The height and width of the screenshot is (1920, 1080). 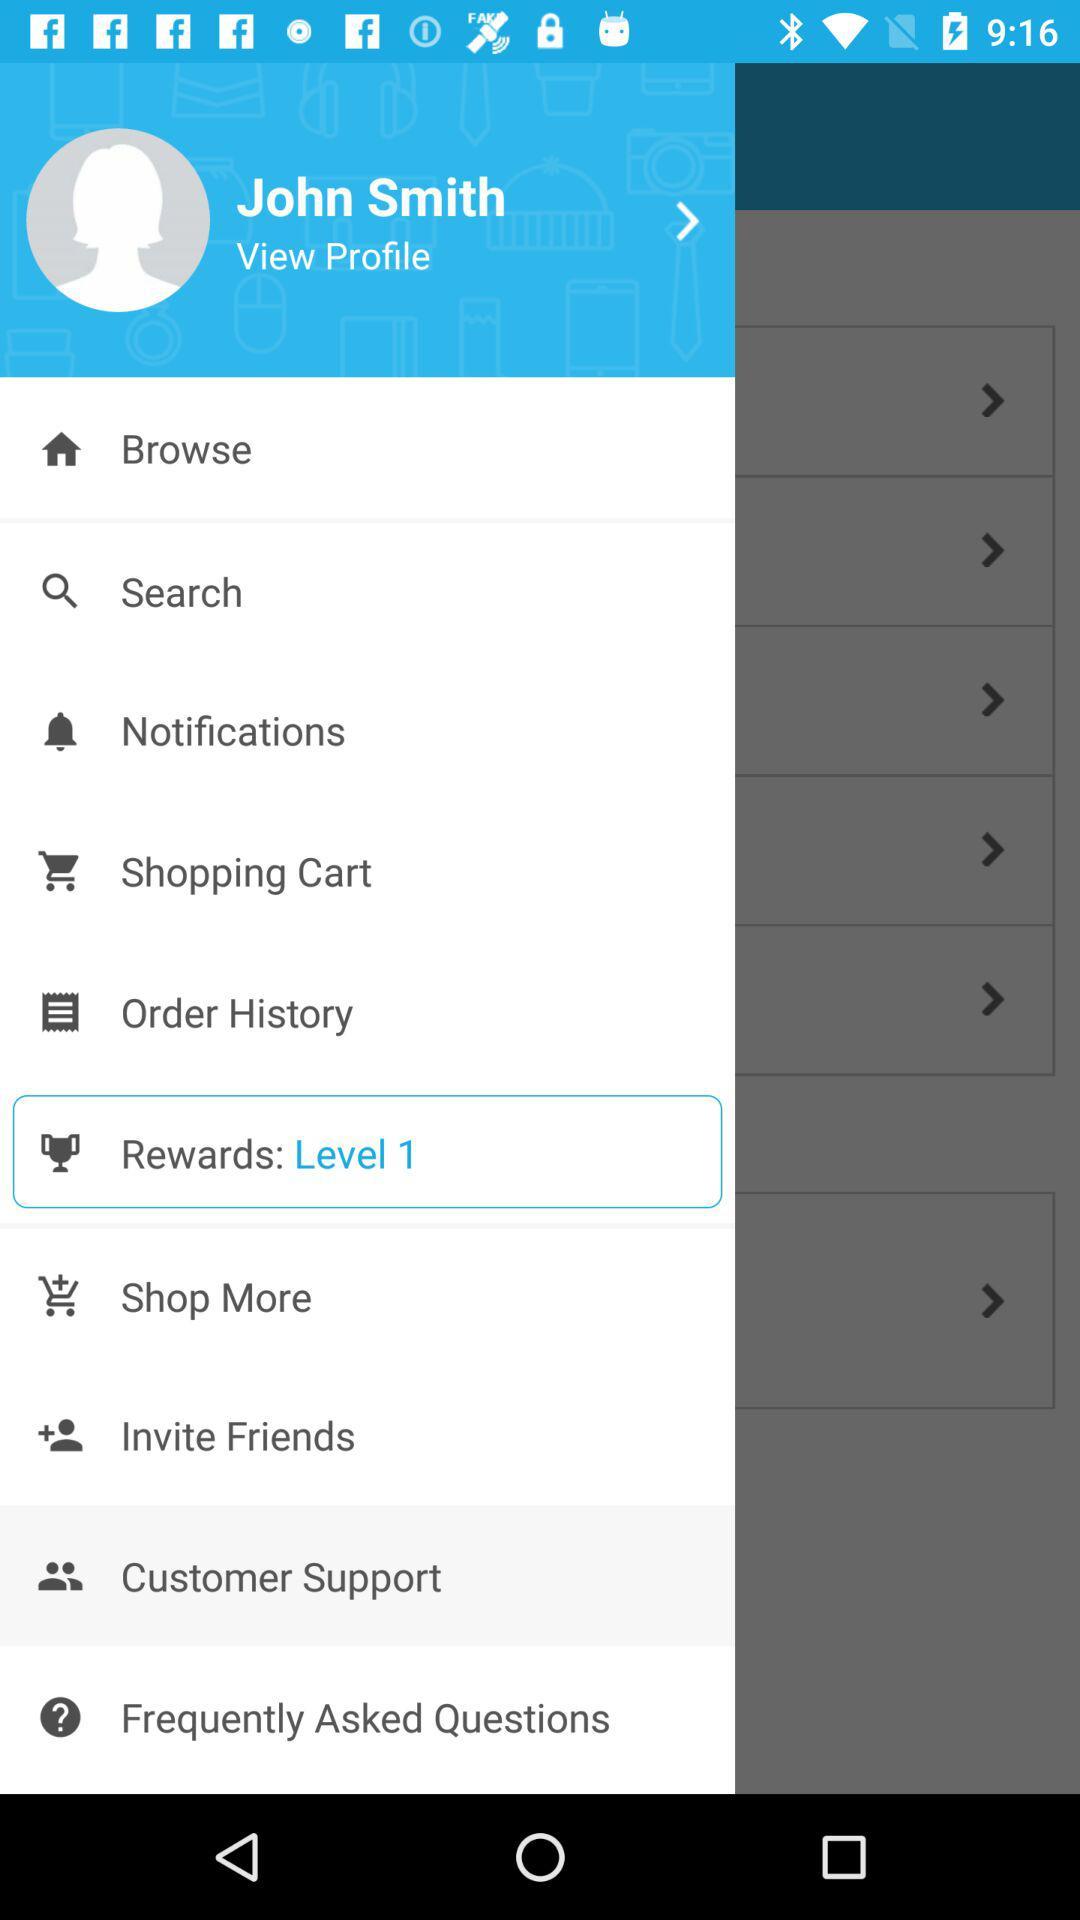 What do you see at coordinates (118, 220) in the screenshot?
I see `the profile icon which is above browse` at bounding box center [118, 220].